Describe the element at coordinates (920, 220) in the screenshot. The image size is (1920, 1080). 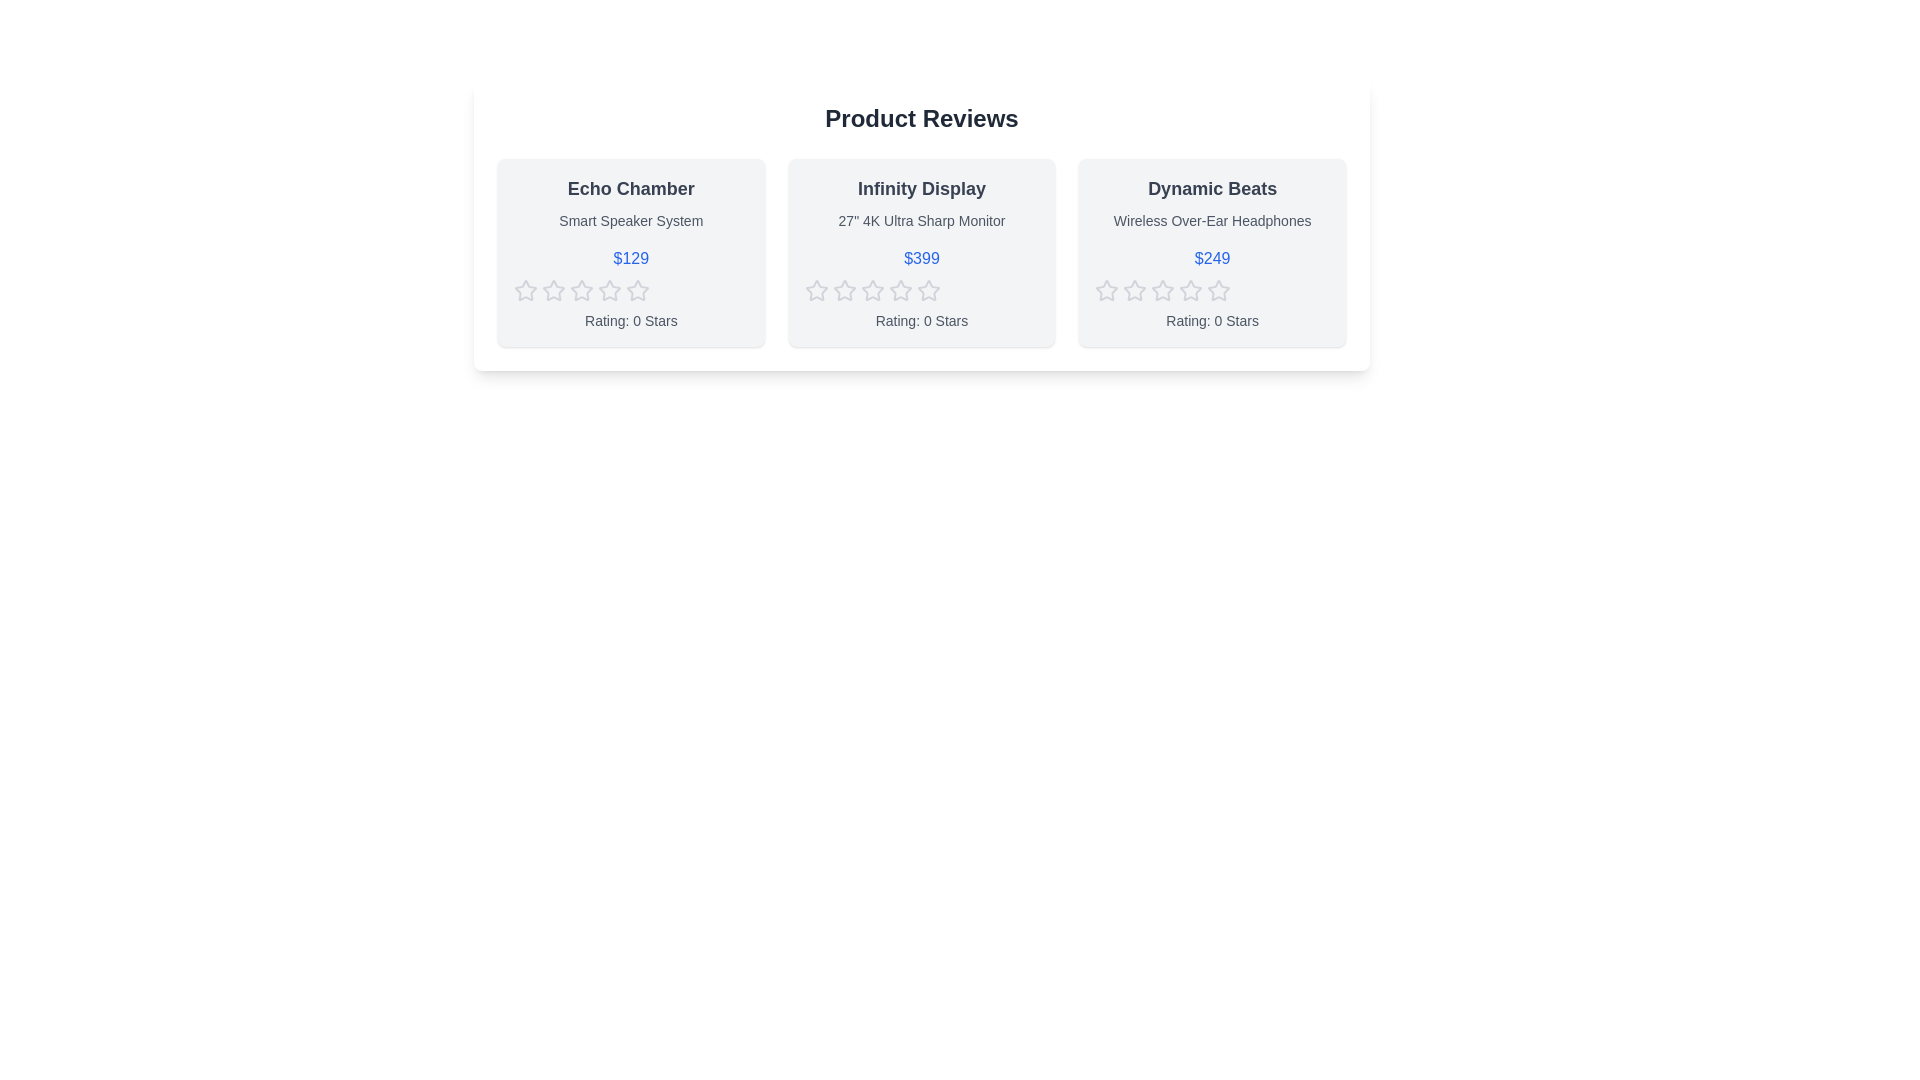
I see `the text label reading '27" 4K Ultra Sharp Monitor', which is styled in a small, gray font and located beneath the title 'Infinity Display'` at that location.